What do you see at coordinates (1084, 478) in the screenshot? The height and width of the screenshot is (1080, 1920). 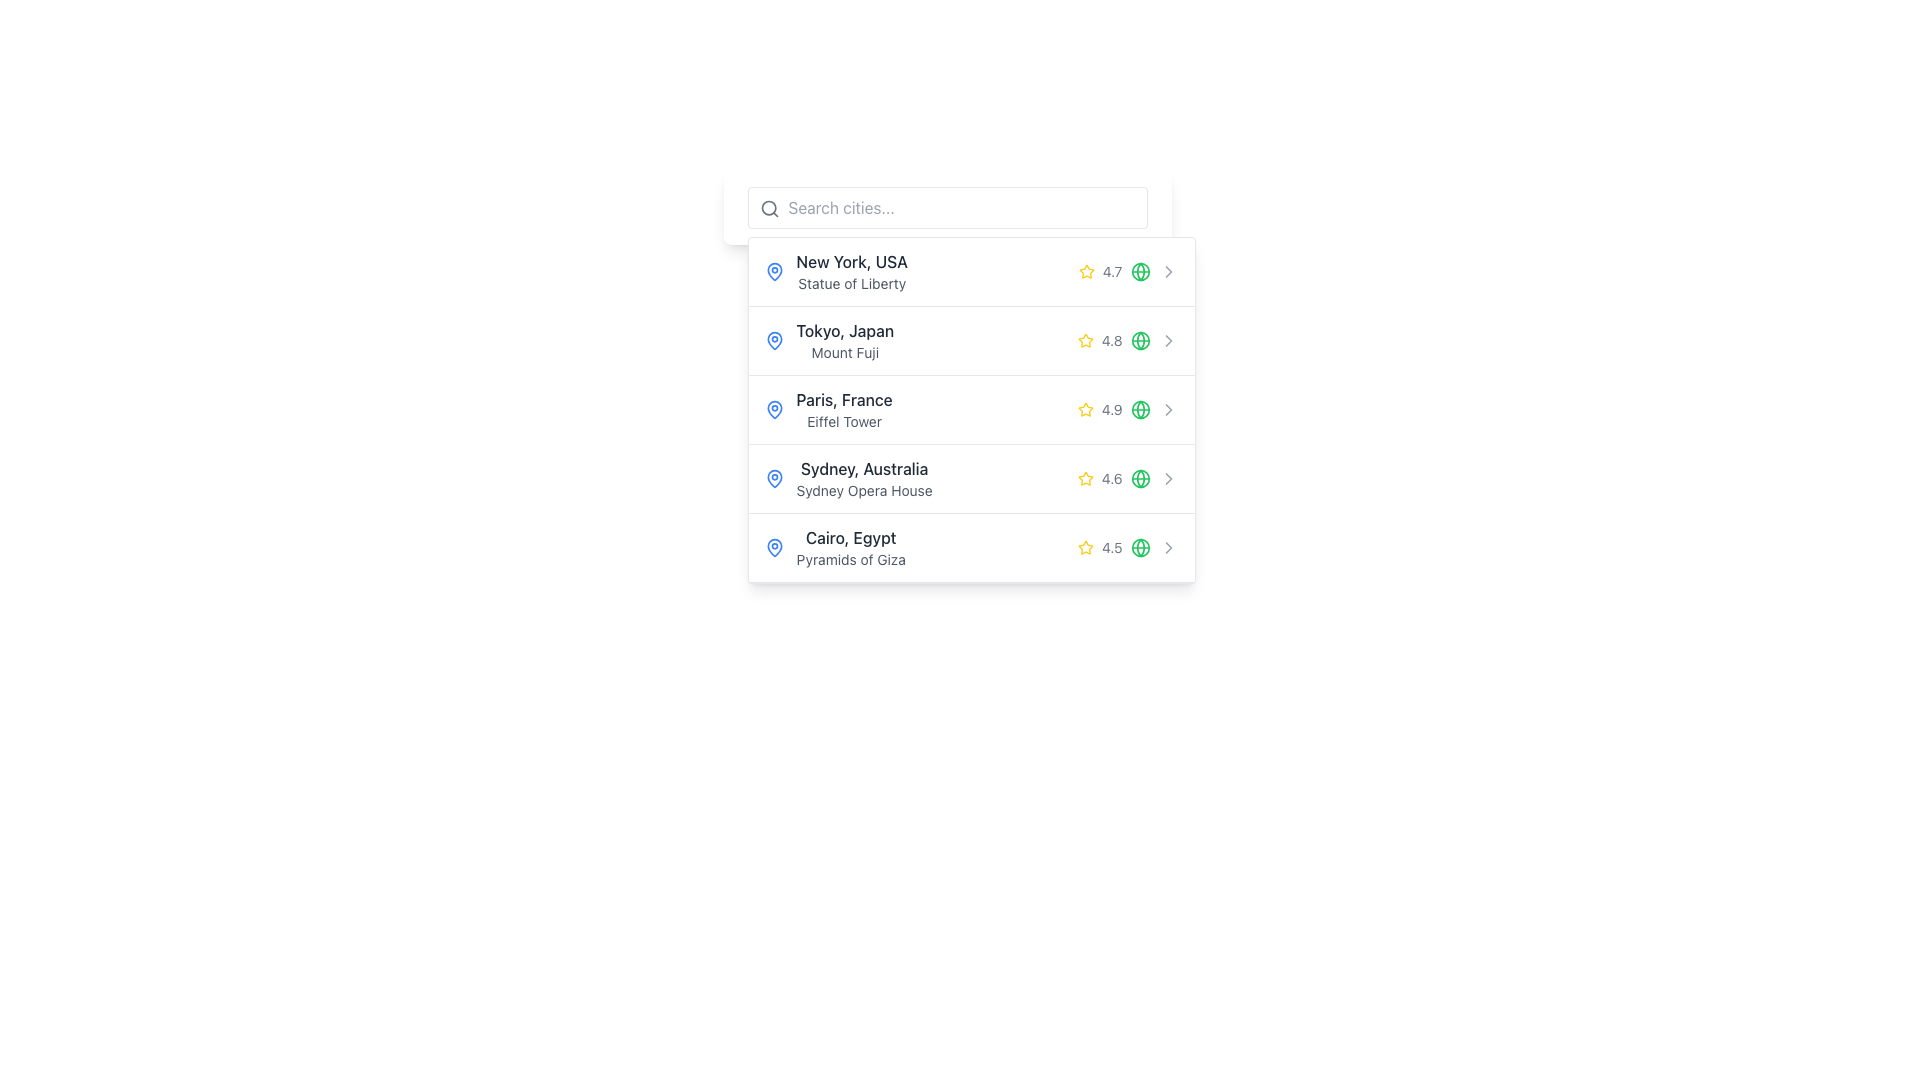 I see `the yellow star icon representing a rating element, located in the fourth list item, adjacent to the numerical rating value 4.6` at bounding box center [1084, 478].